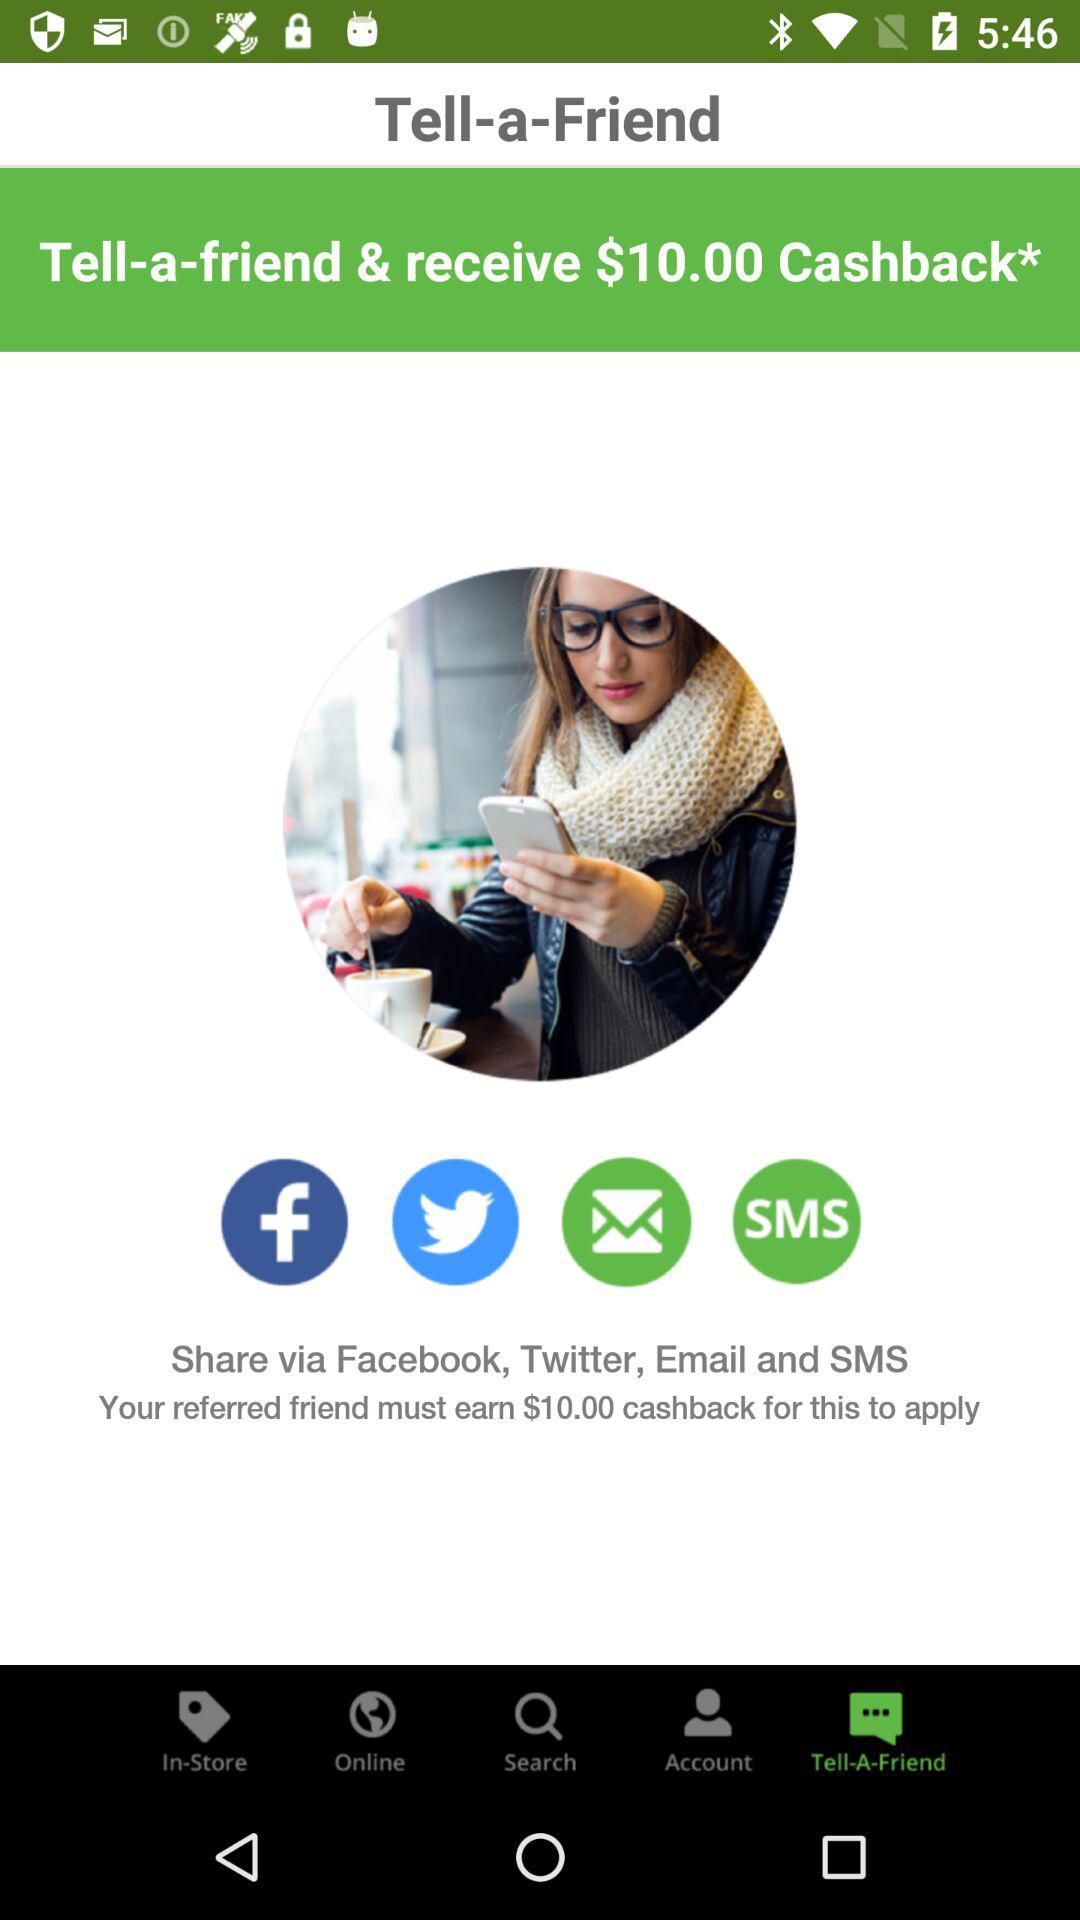 This screenshot has height=1920, width=1080. What do you see at coordinates (455, 1221) in the screenshot?
I see `twitter option` at bounding box center [455, 1221].